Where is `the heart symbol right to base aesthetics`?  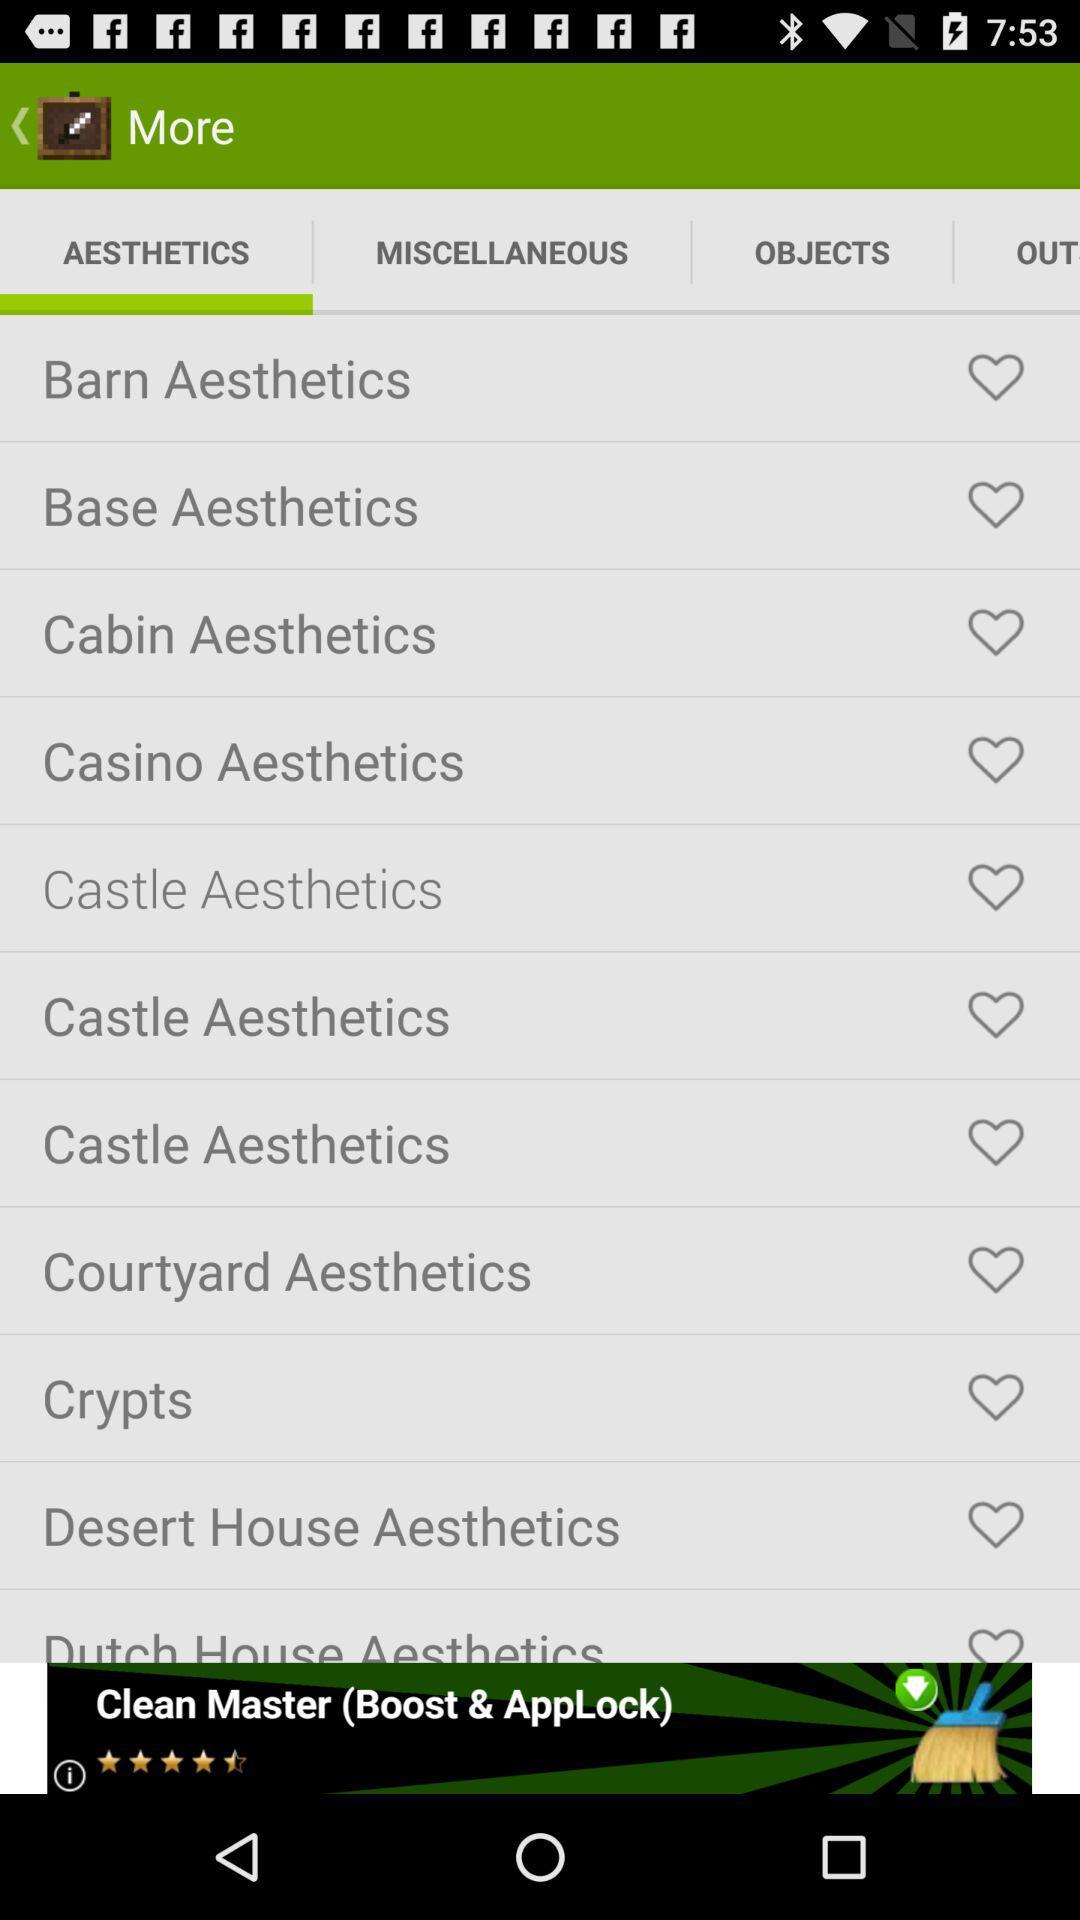
the heart symbol right to base aesthetics is located at coordinates (995, 505).